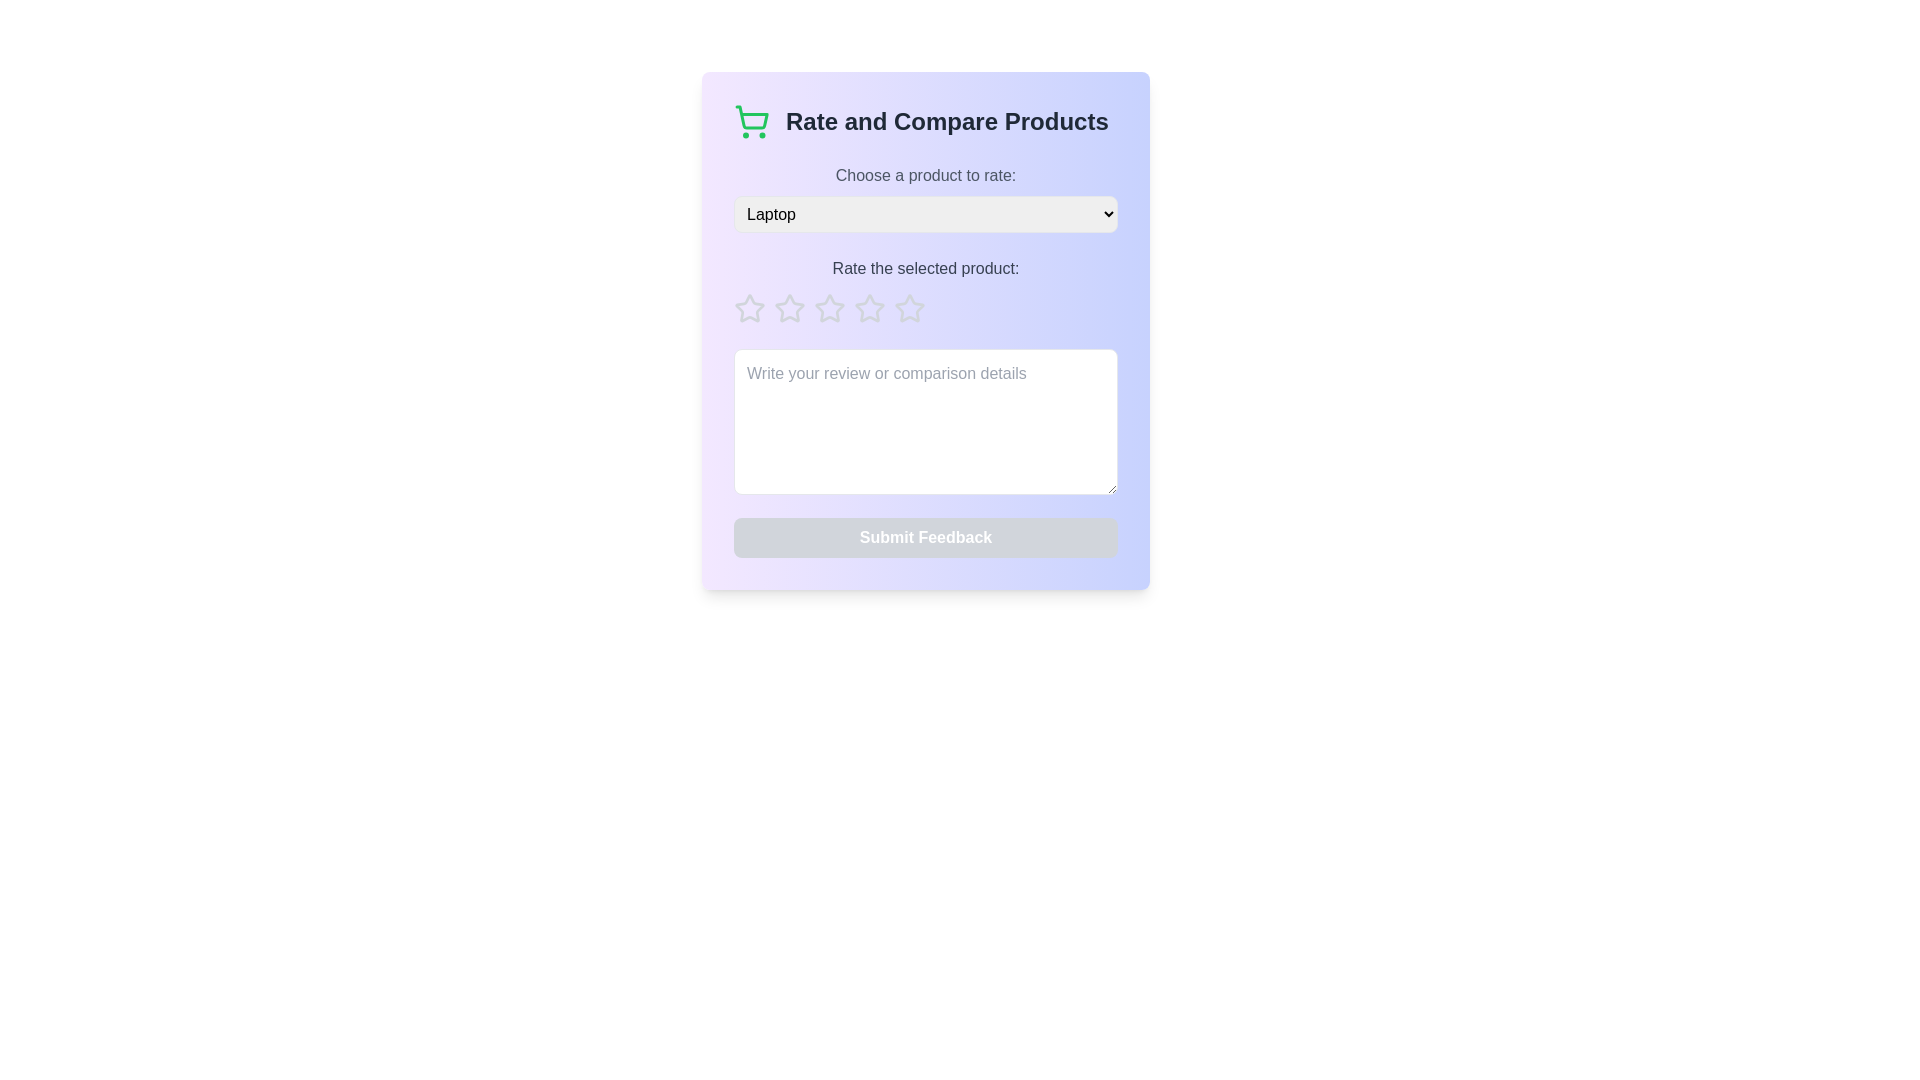 The image size is (1920, 1080). What do you see at coordinates (751, 122) in the screenshot?
I see `the shopping icon located at the top-left corner of the 'Rate and Compare Products' section, which serves as a visual representation of shopping functionalities` at bounding box center [751, 122].